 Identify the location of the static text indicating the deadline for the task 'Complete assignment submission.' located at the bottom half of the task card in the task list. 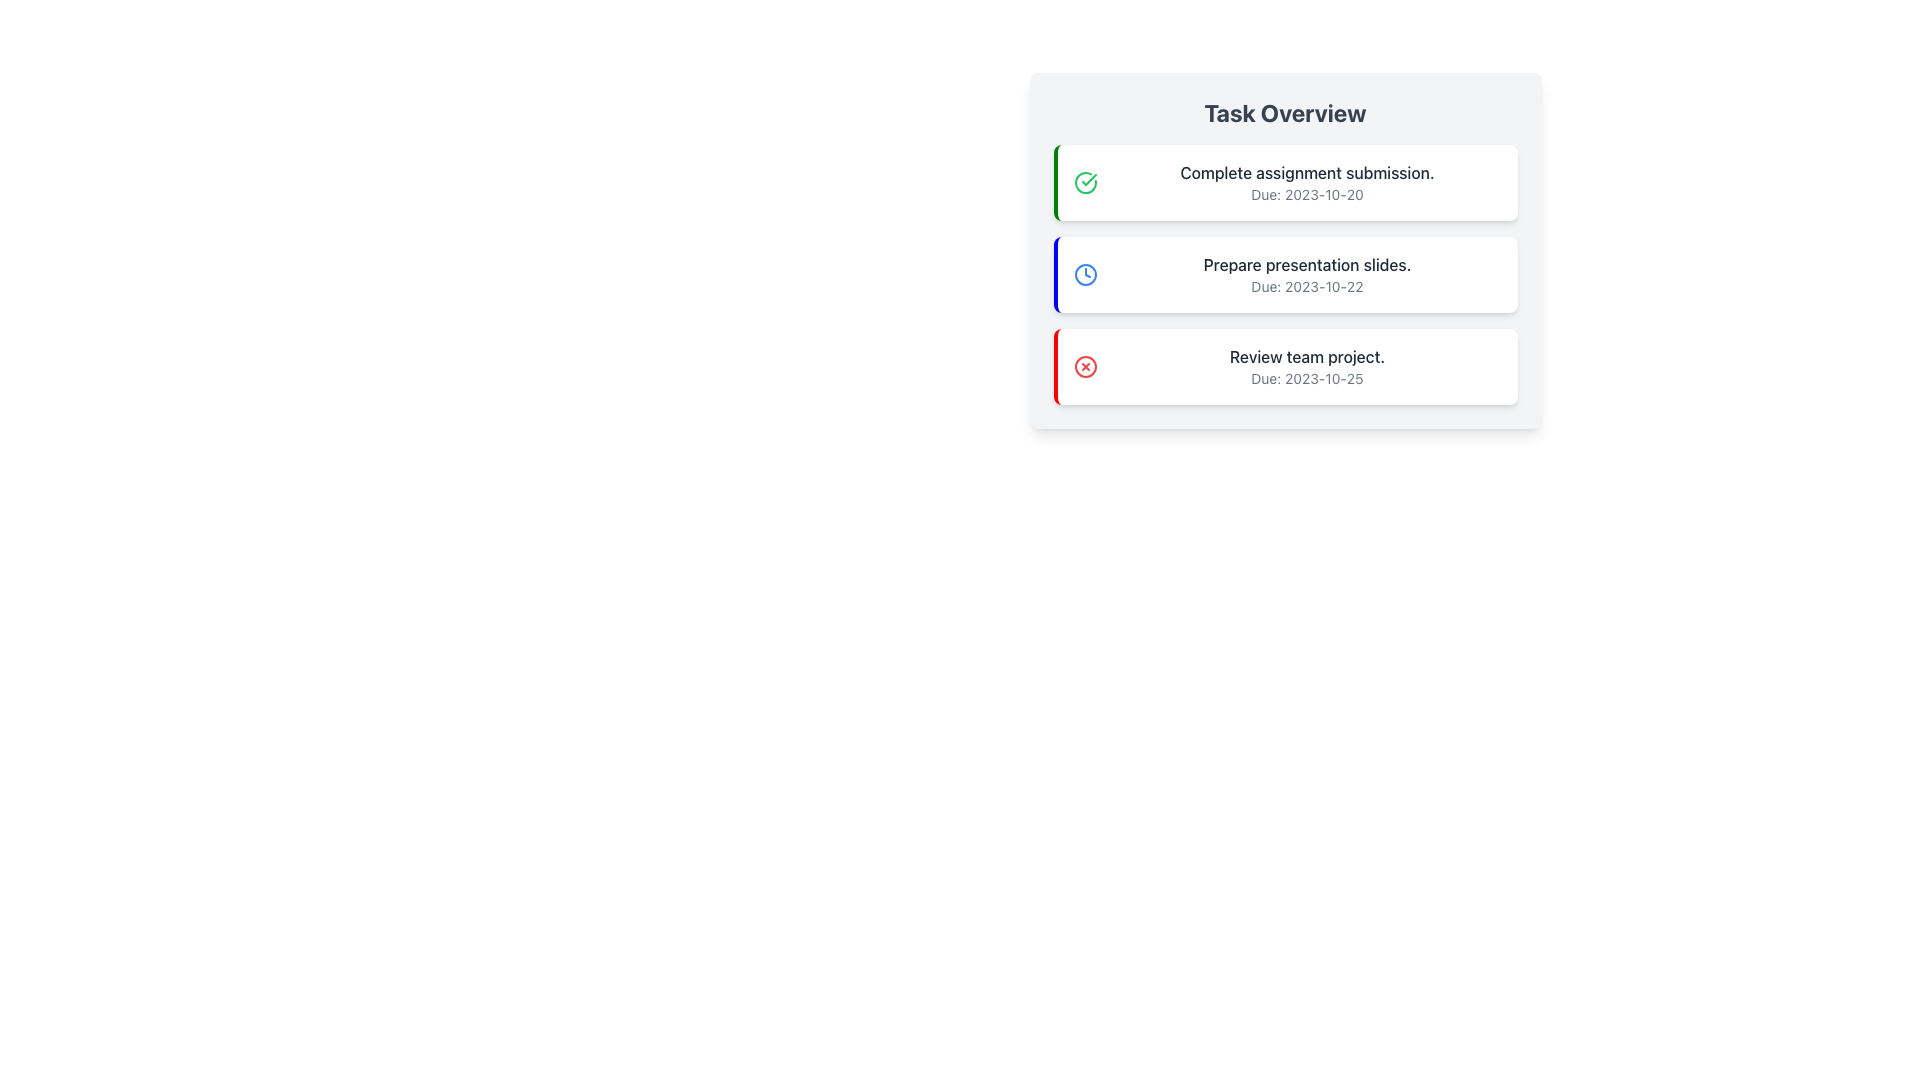
(1307, 195).